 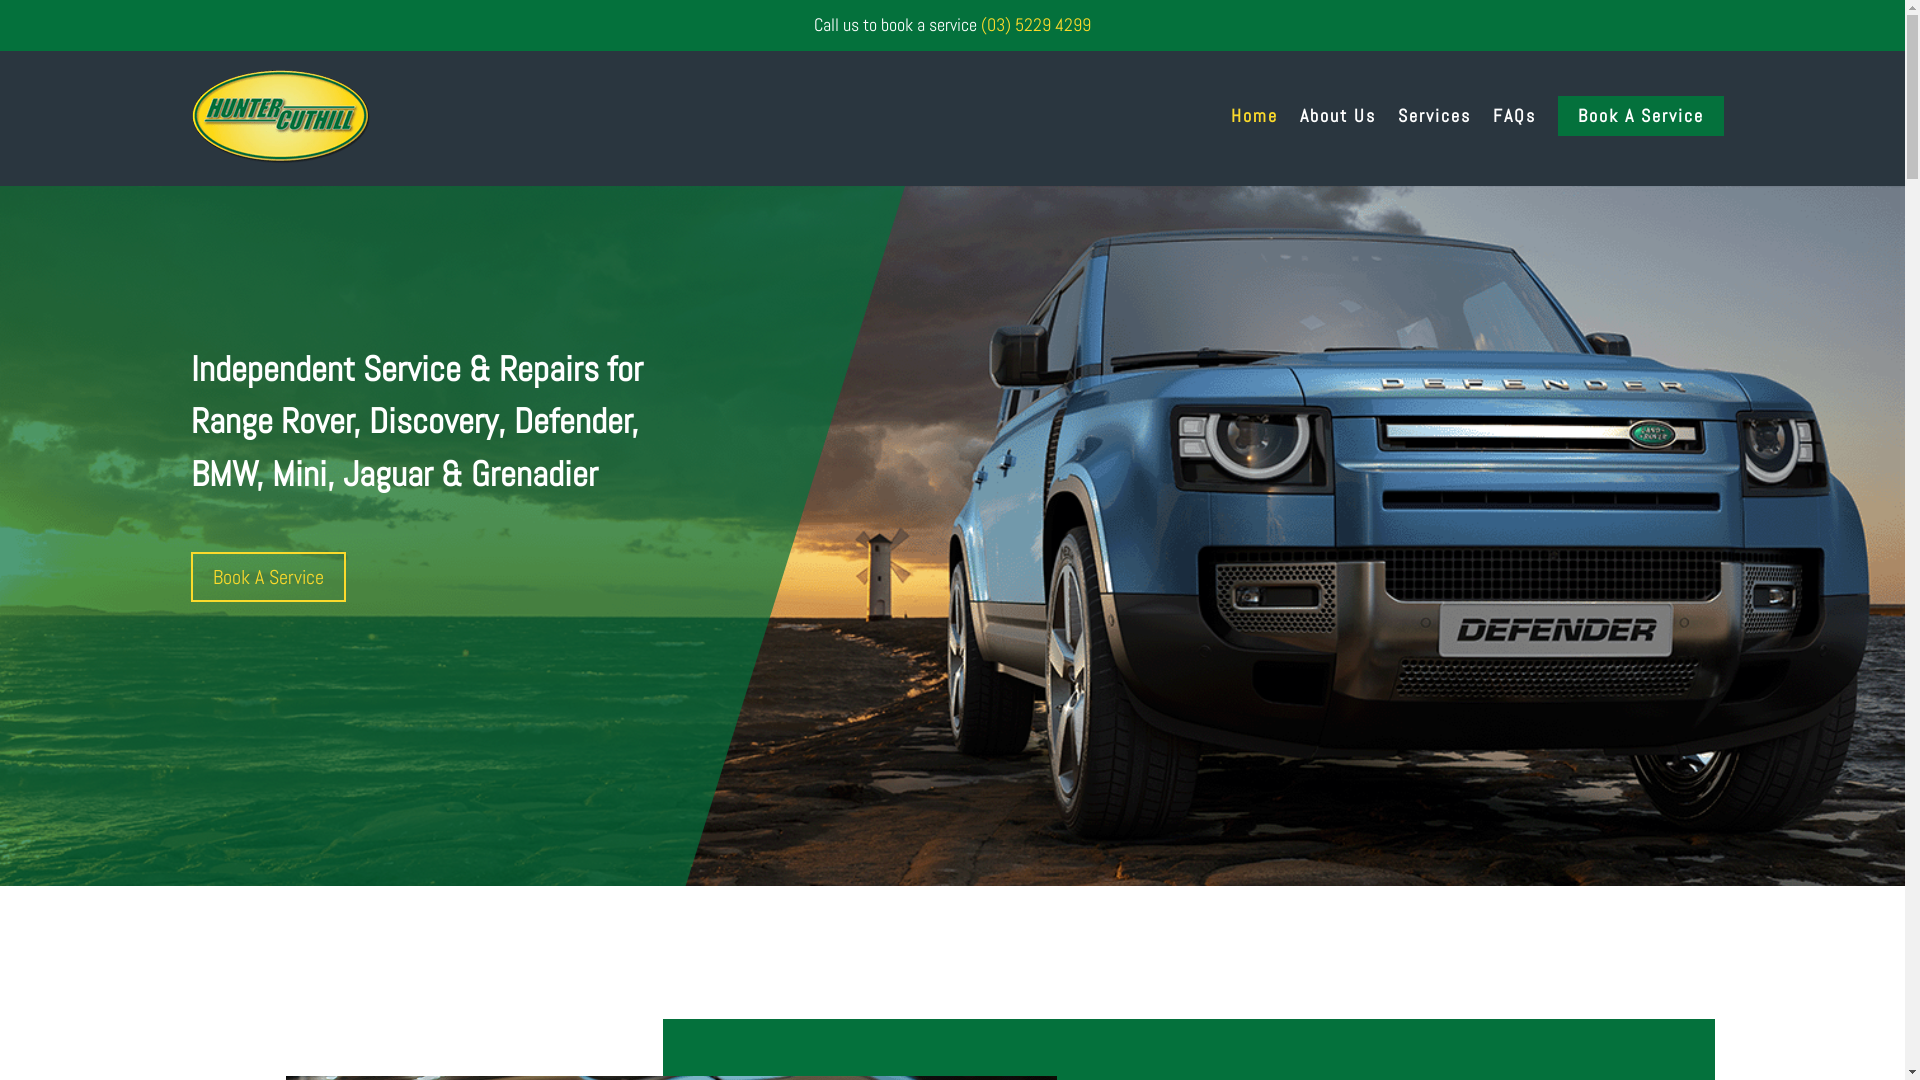 I want to click on 'Services', so click(x=1433, y=115).